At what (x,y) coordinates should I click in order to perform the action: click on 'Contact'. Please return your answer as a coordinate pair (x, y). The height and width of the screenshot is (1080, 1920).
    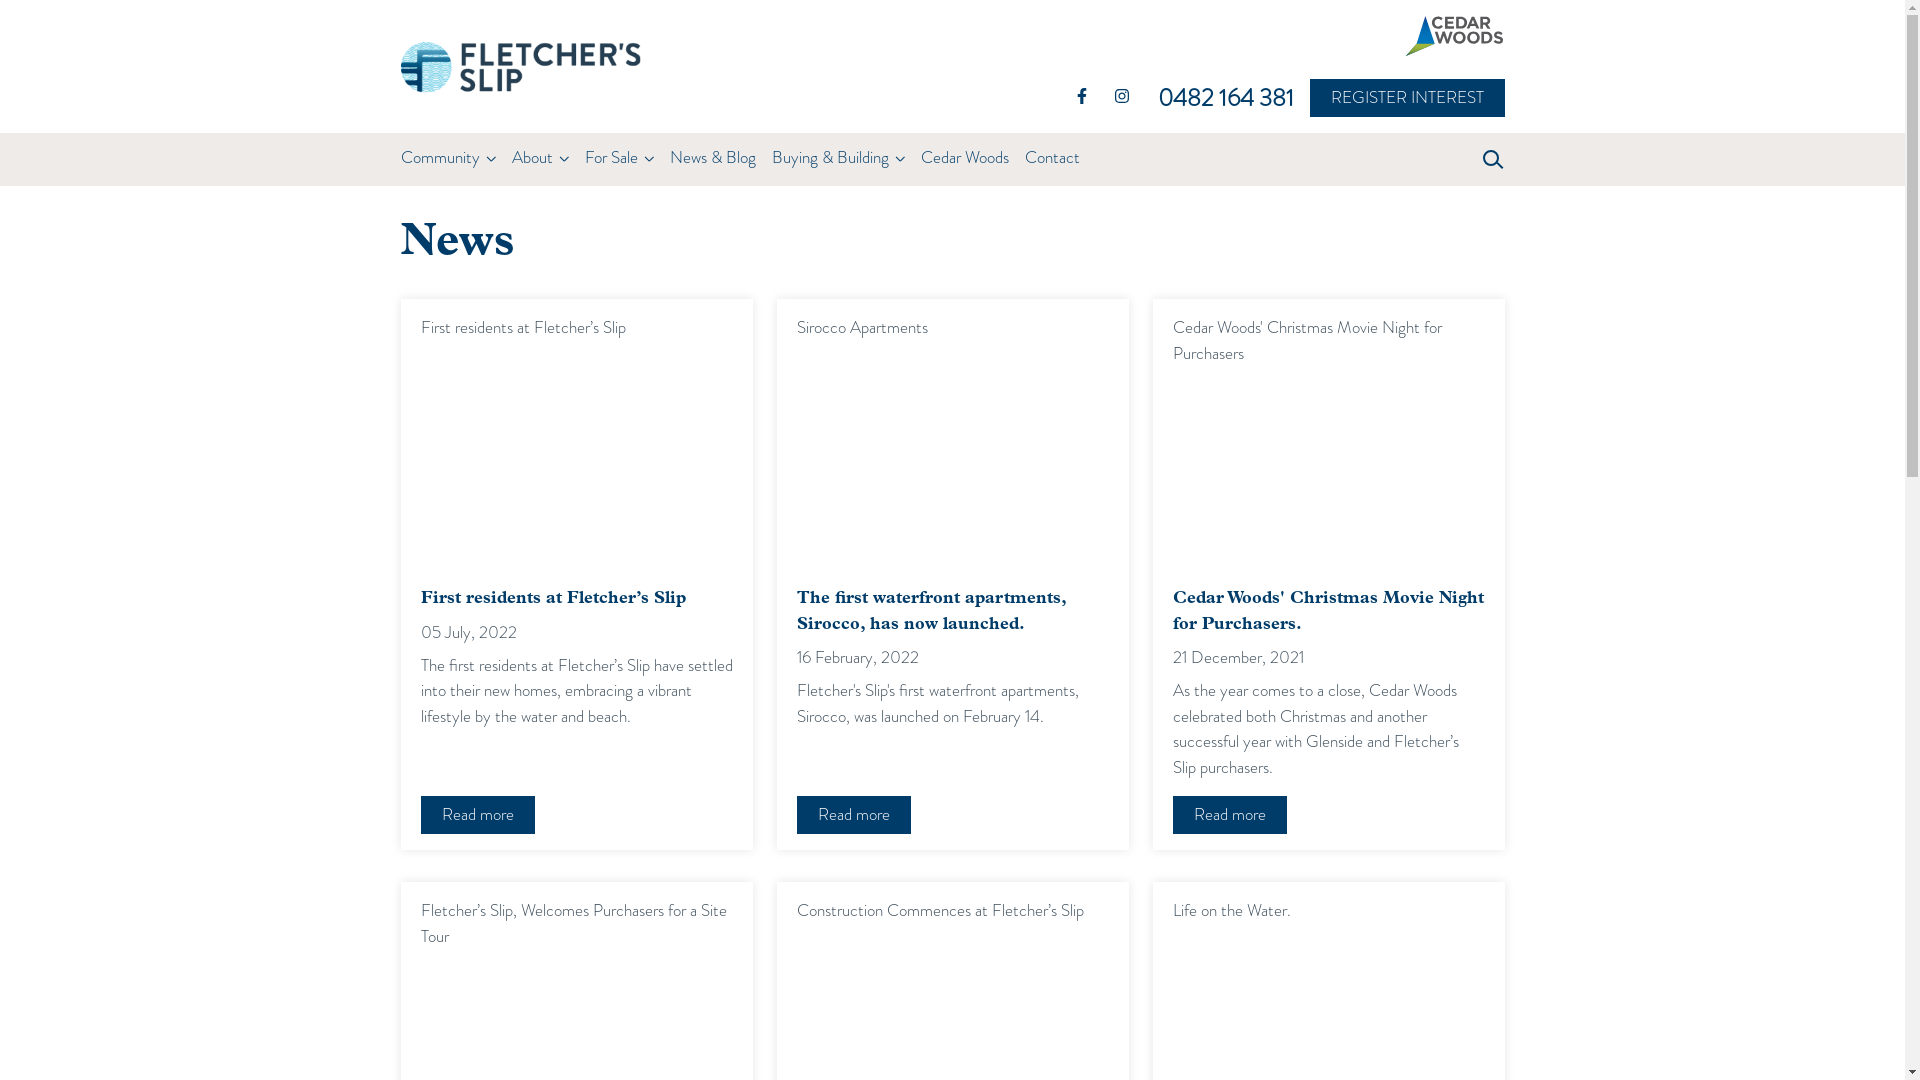
    Looking at the image, I should click on (1050, 157).